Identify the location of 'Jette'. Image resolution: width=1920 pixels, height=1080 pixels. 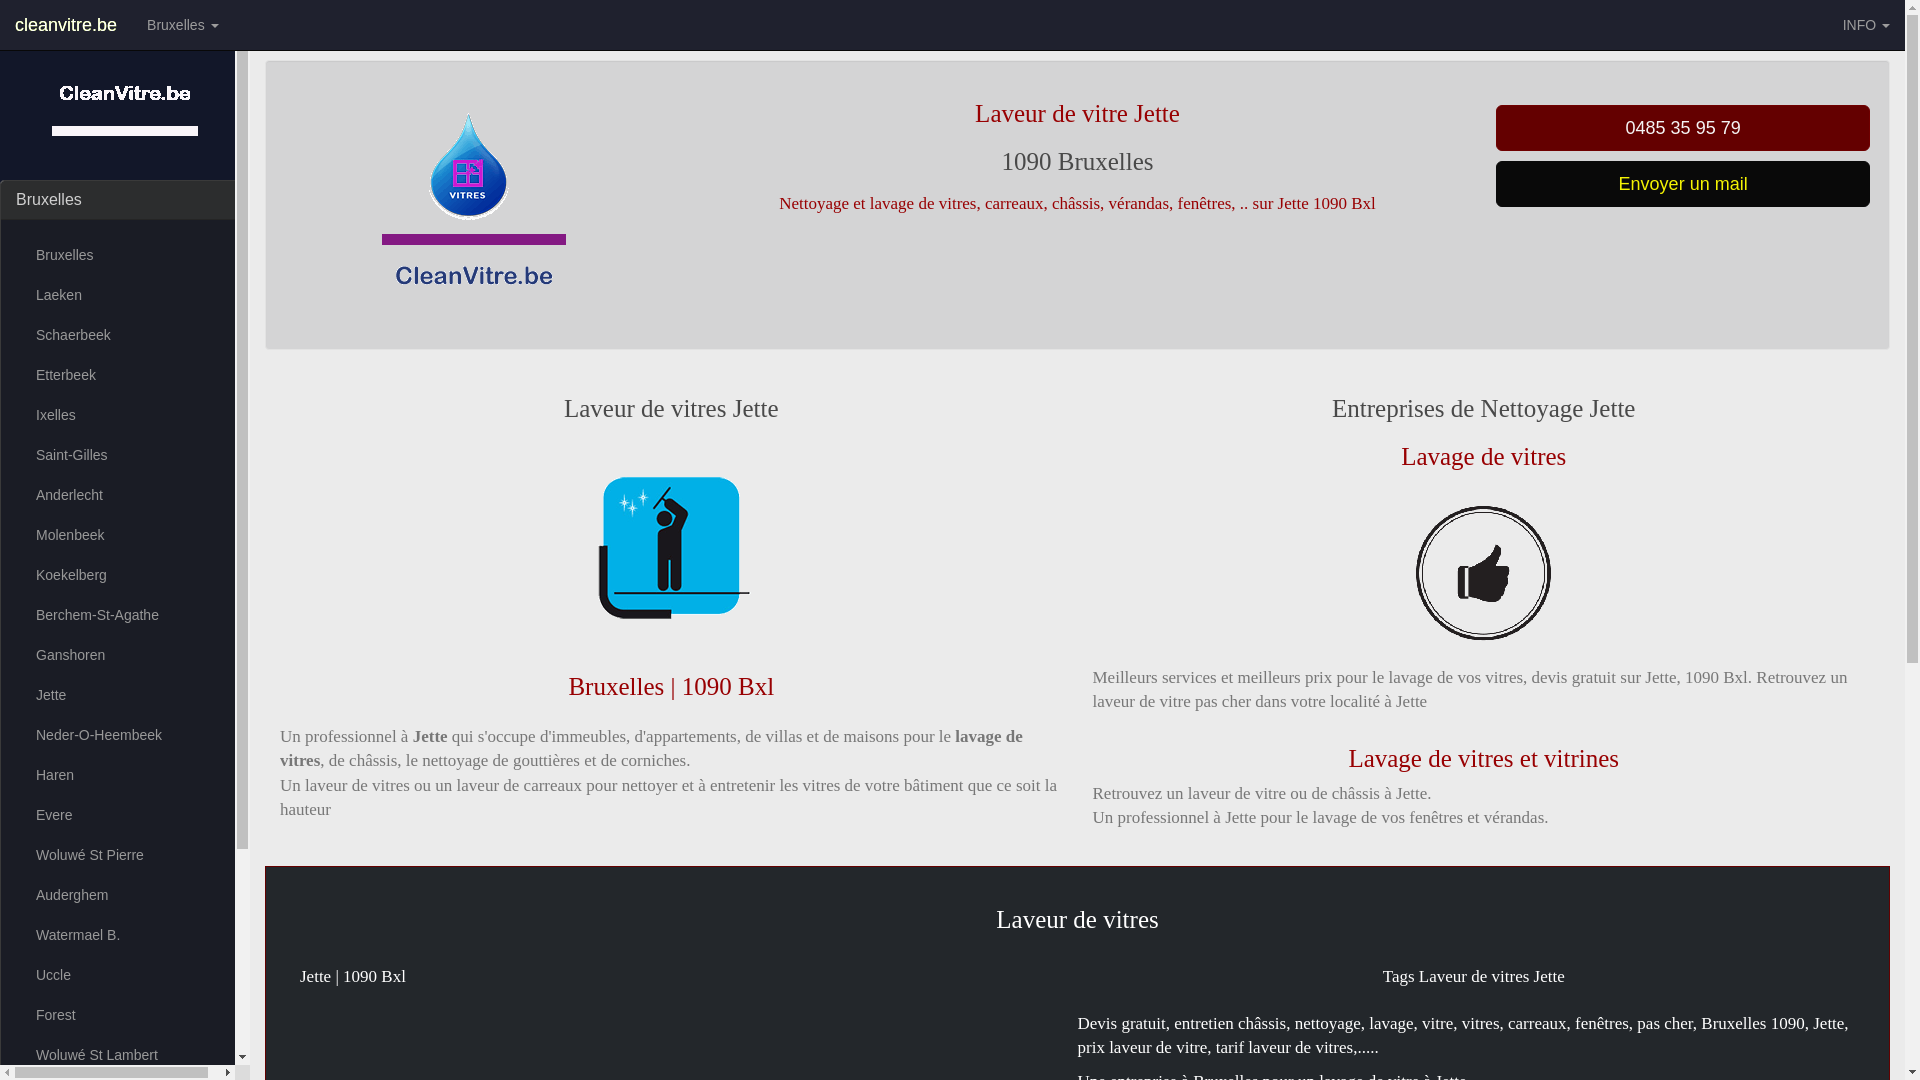
(123, 693).